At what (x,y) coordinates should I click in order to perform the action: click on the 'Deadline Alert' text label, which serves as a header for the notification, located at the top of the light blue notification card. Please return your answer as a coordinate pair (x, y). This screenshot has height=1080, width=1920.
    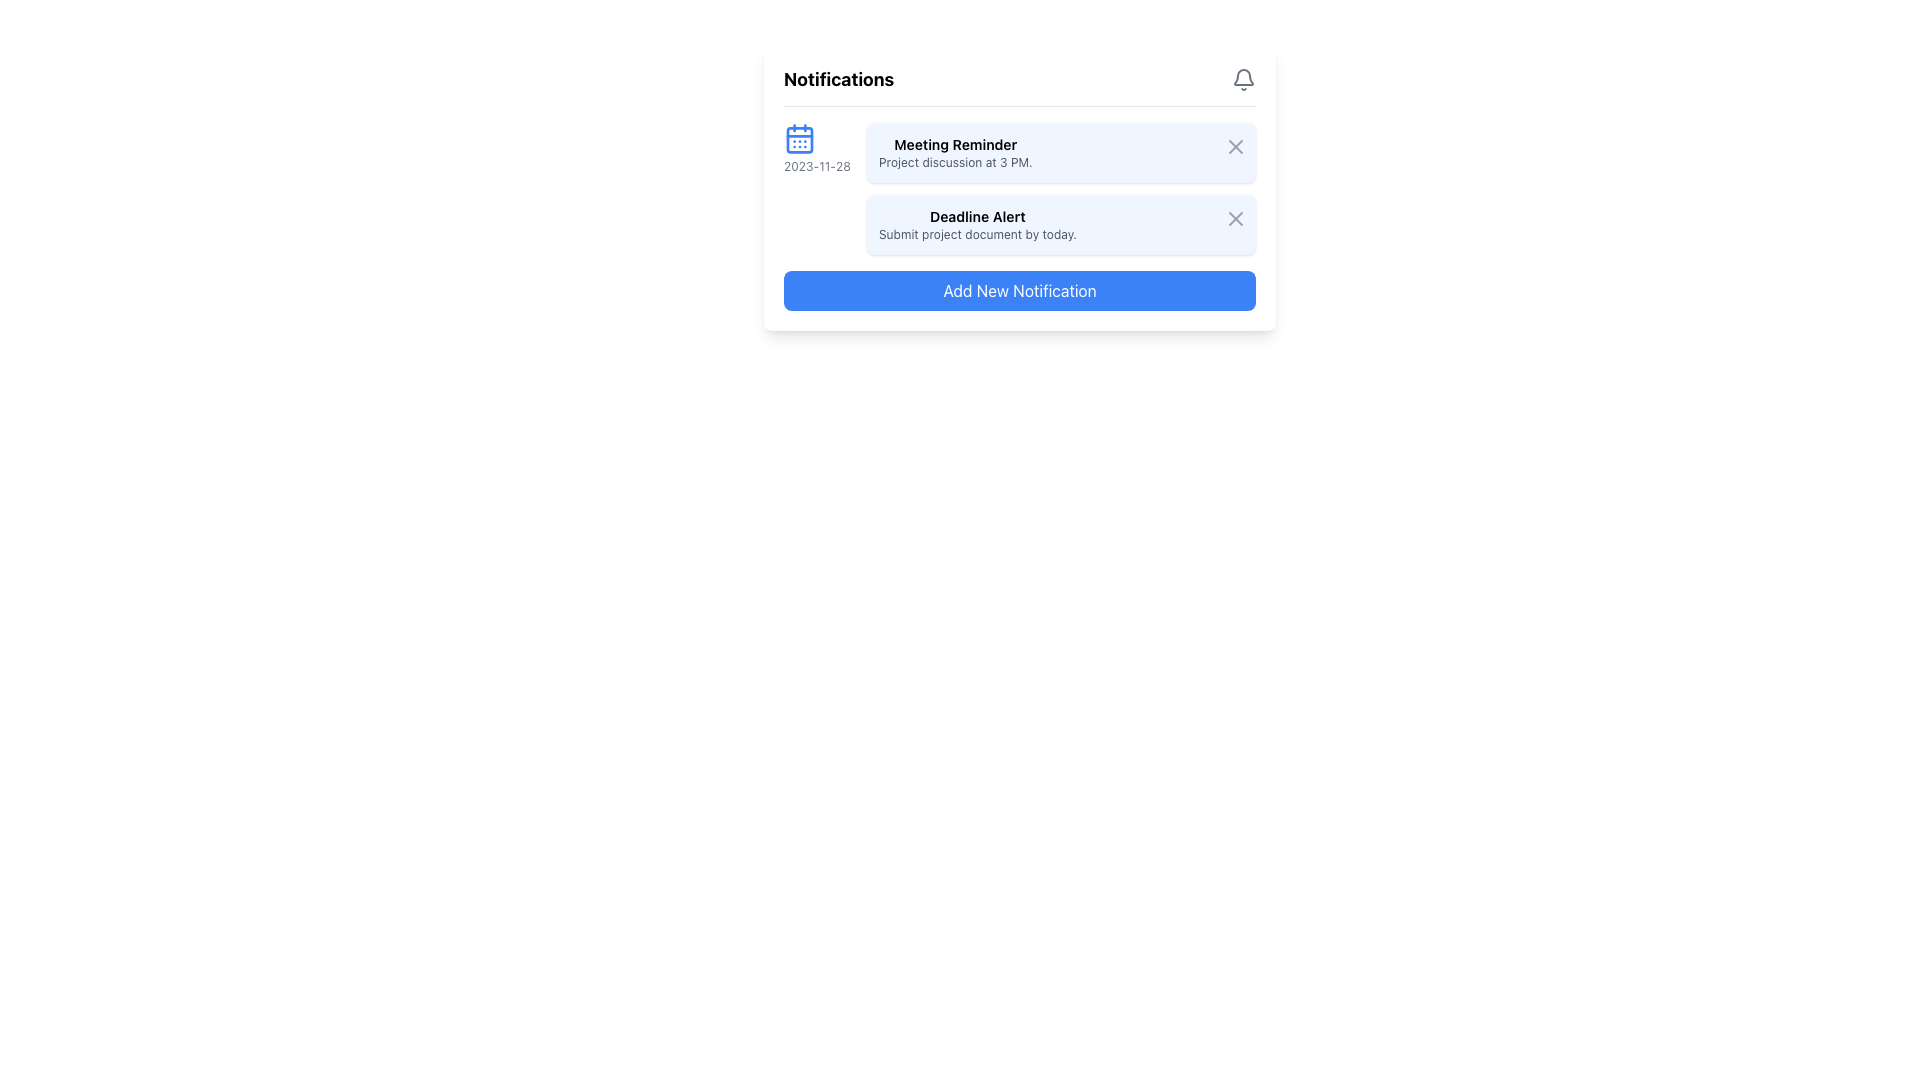
    Looking at the image, I should click on (977, 216).